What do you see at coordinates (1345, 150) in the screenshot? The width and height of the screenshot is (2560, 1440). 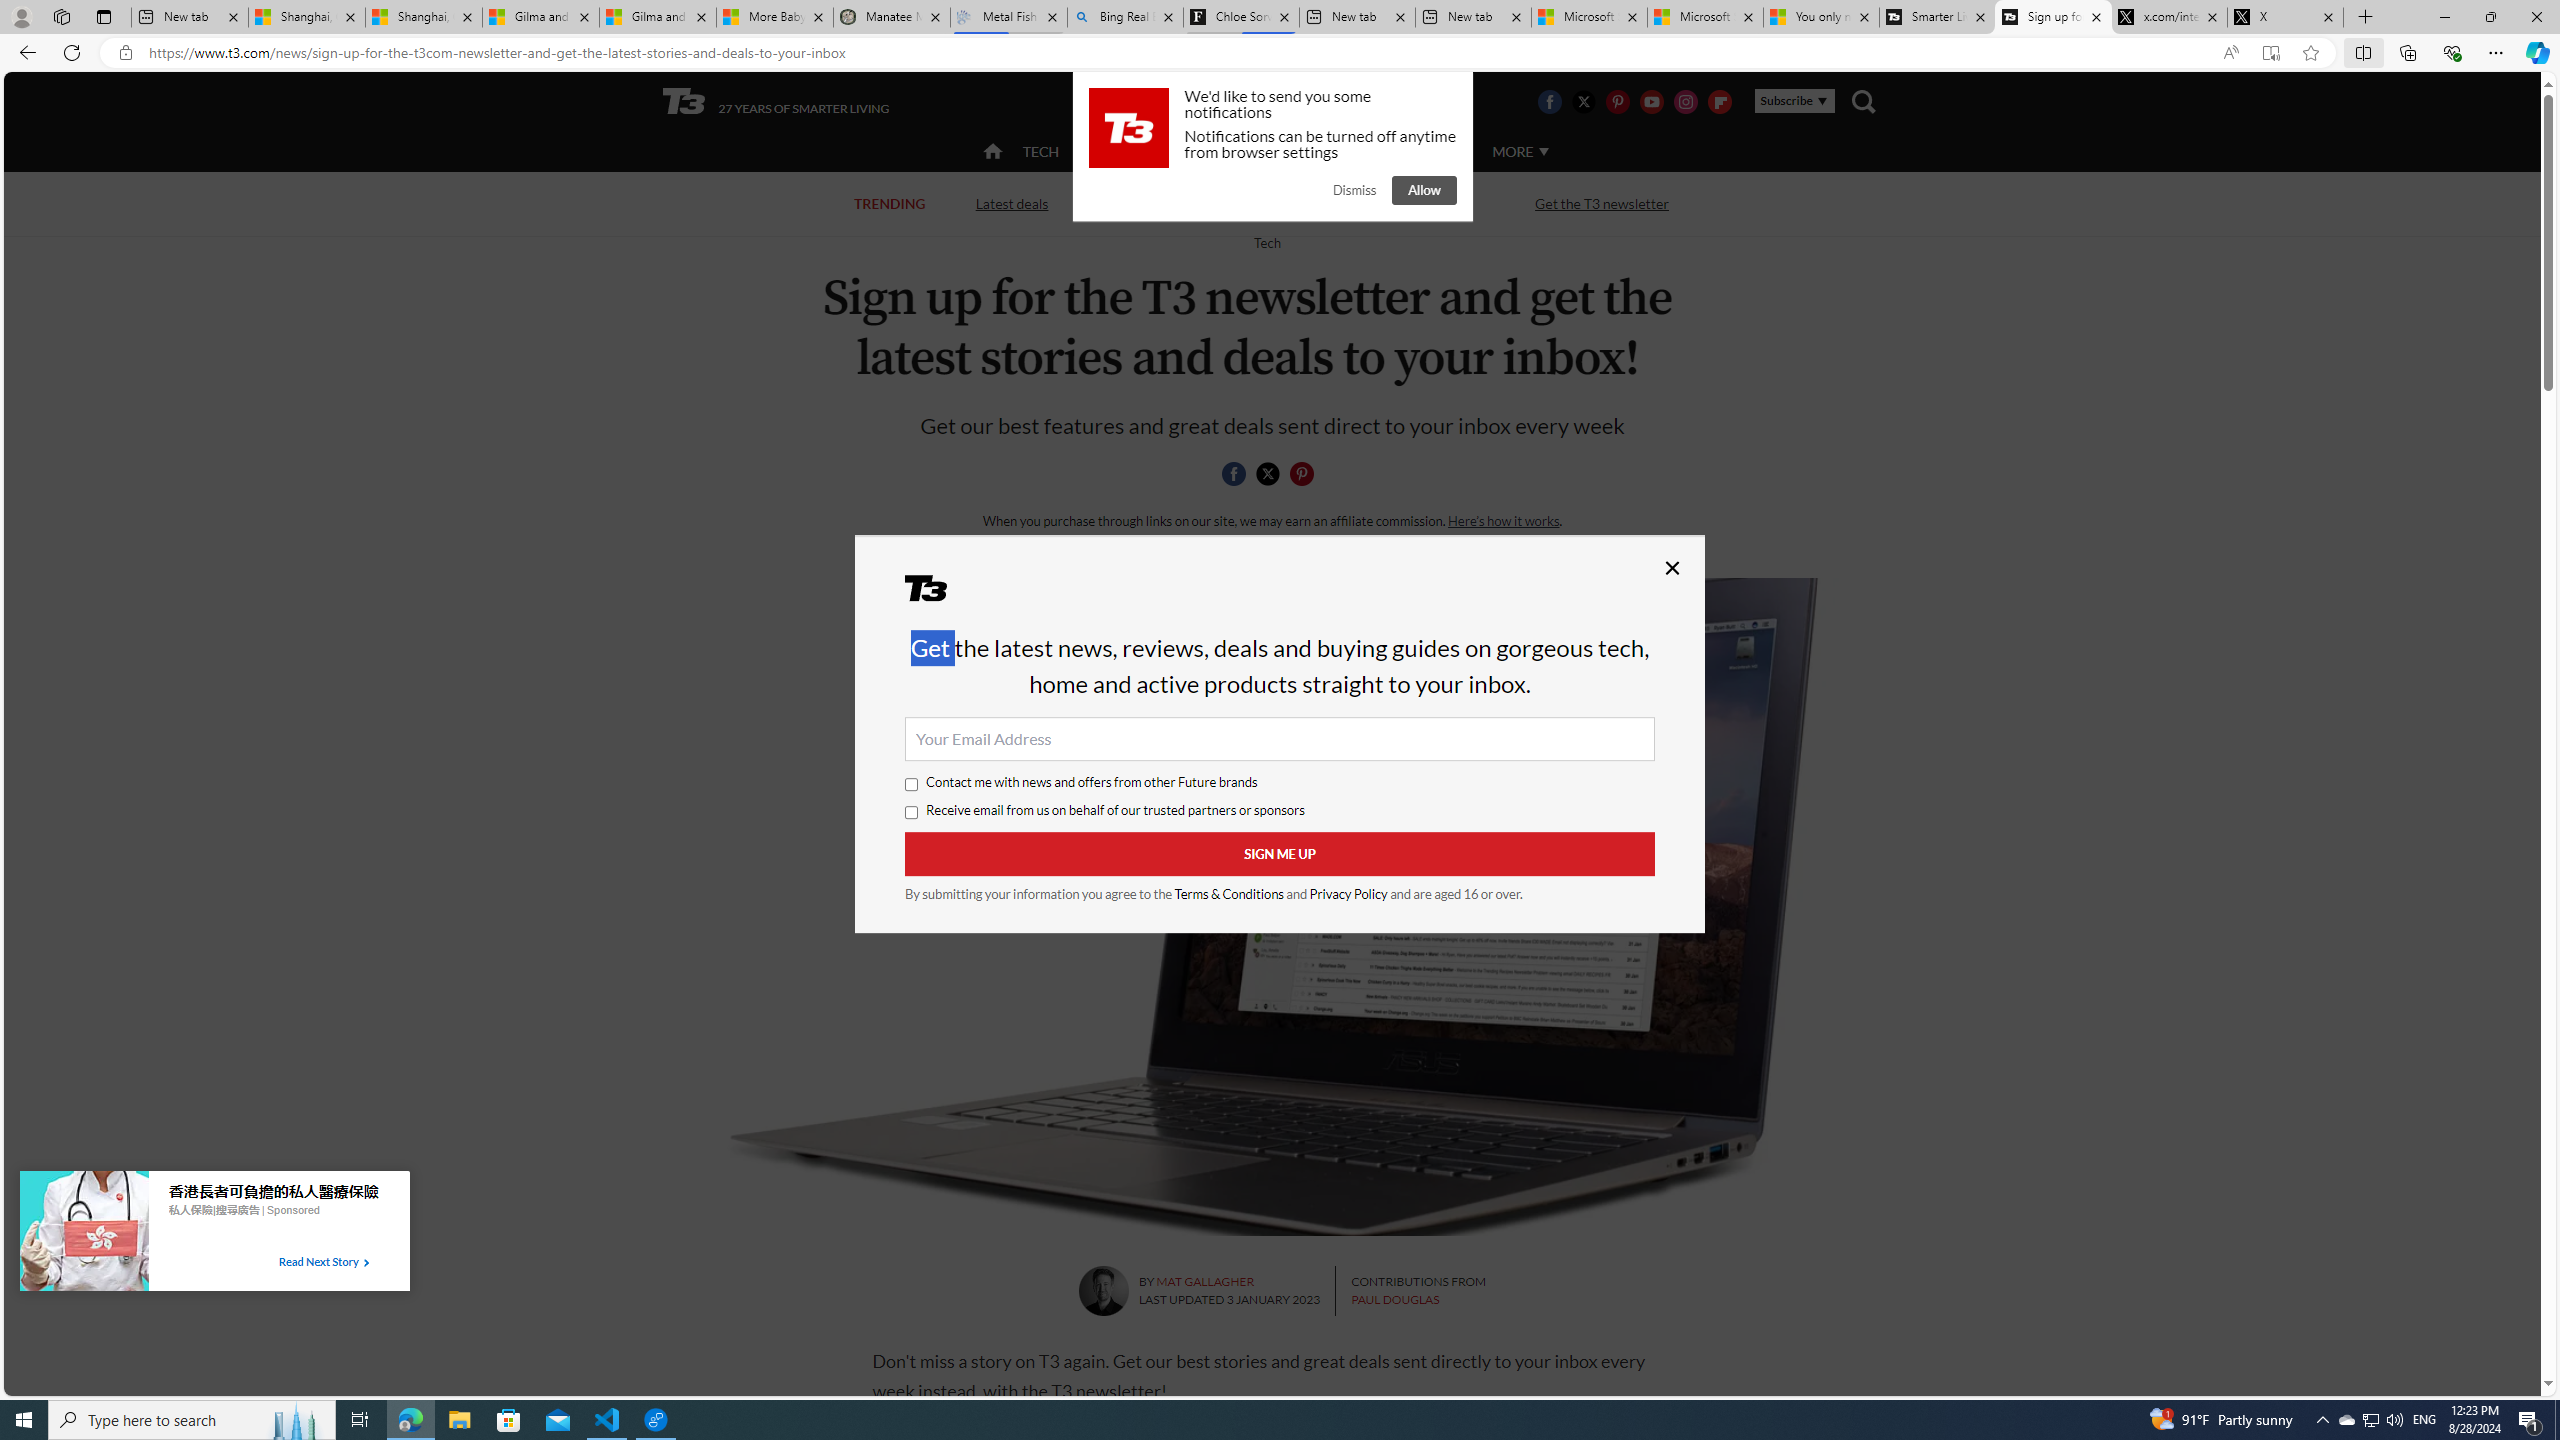 I see `'LUXURY'` at bounding box center [1345, 150].